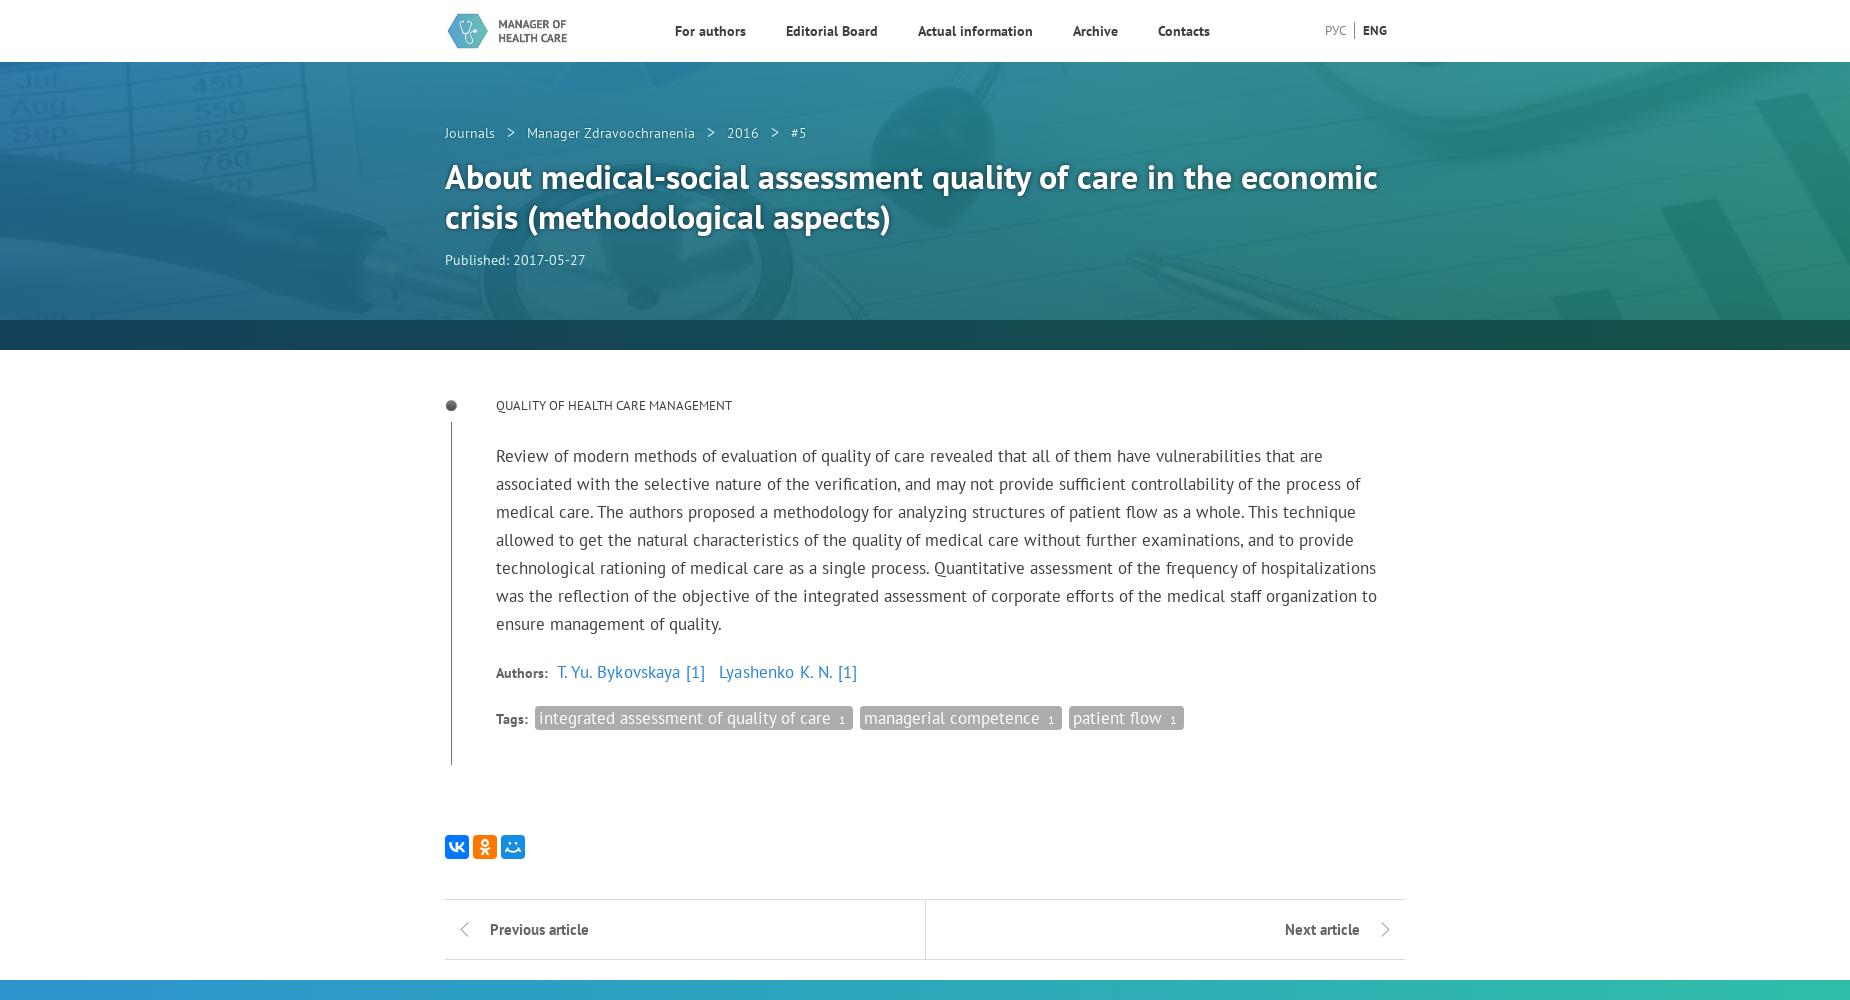 This screenshot has width=1850, height=1000. Describe the element at coordinates (710, 31) in the screenshot. I see `'For authors'` at that location.